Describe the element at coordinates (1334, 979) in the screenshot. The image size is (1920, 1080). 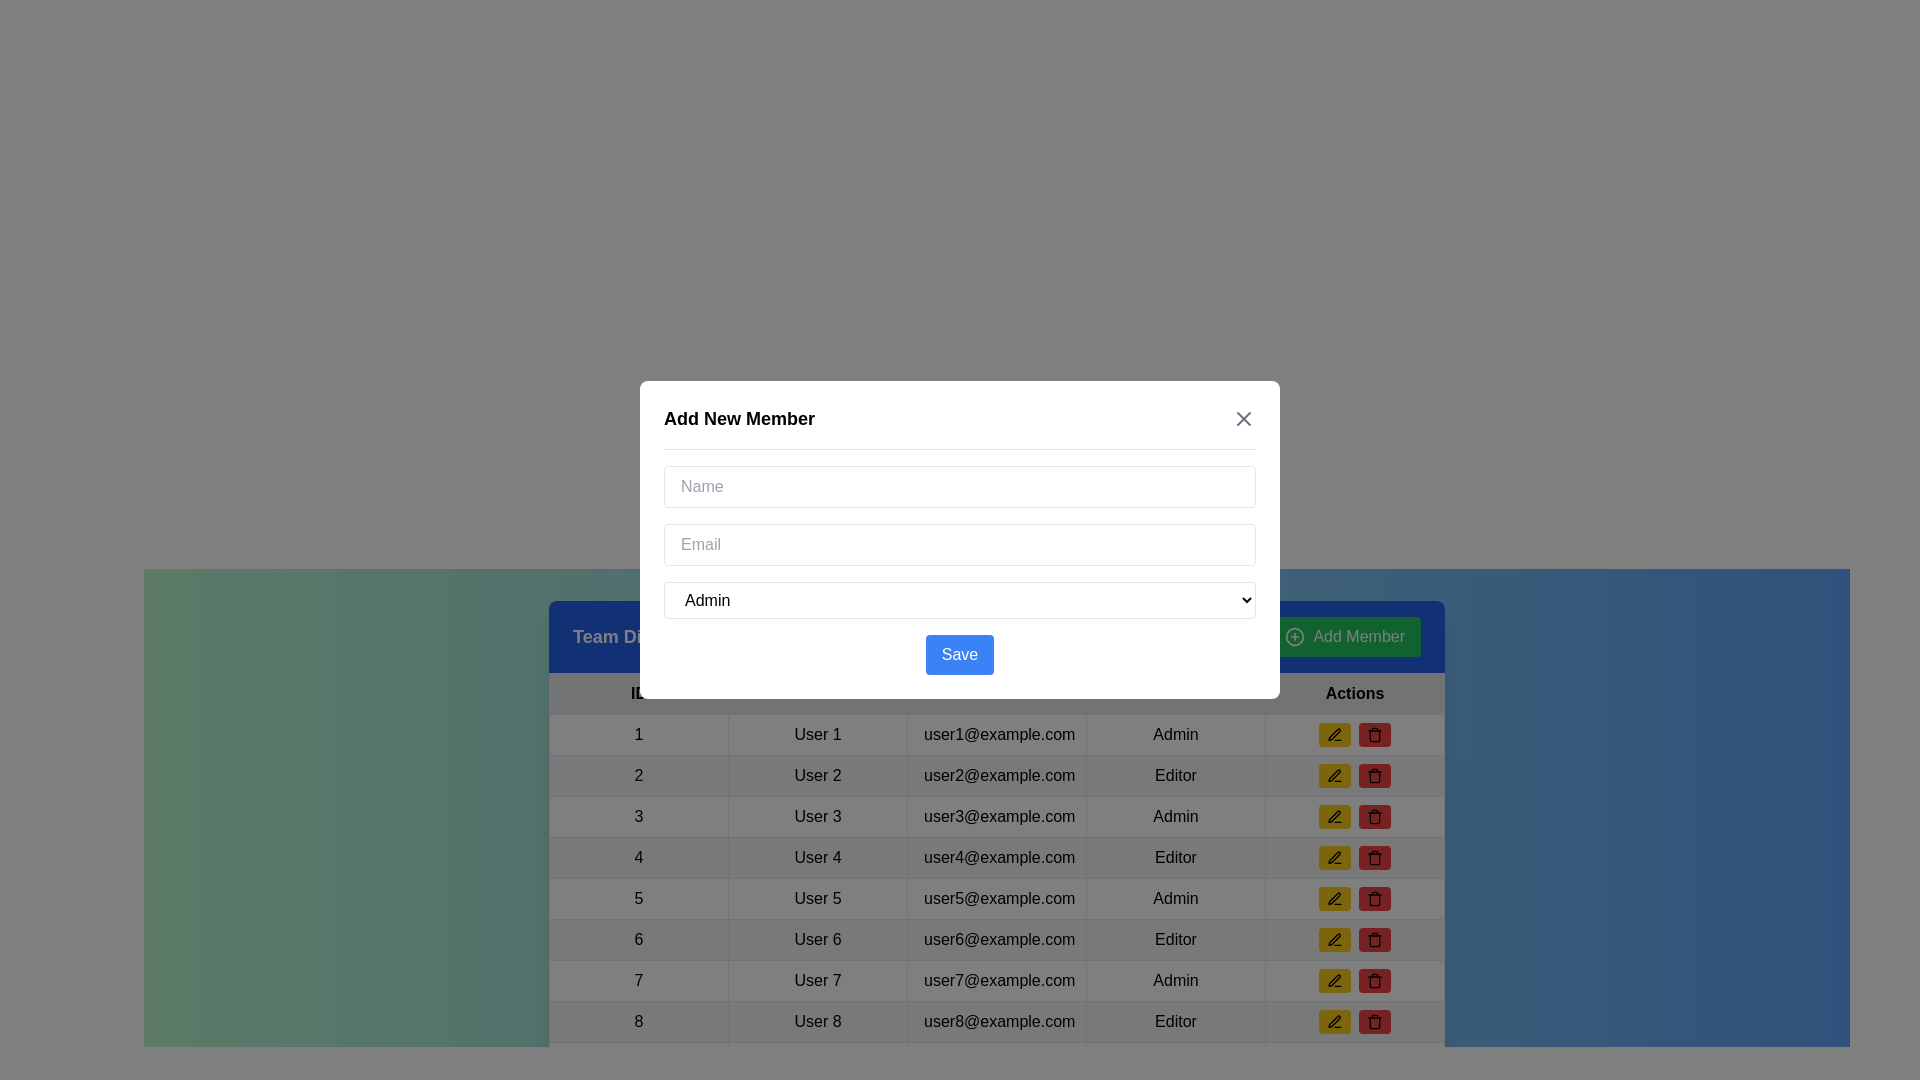
I see `the edit button with a yellow background, which has a pen icon, located in the last row of the table under the 'Actions' column` at that location.